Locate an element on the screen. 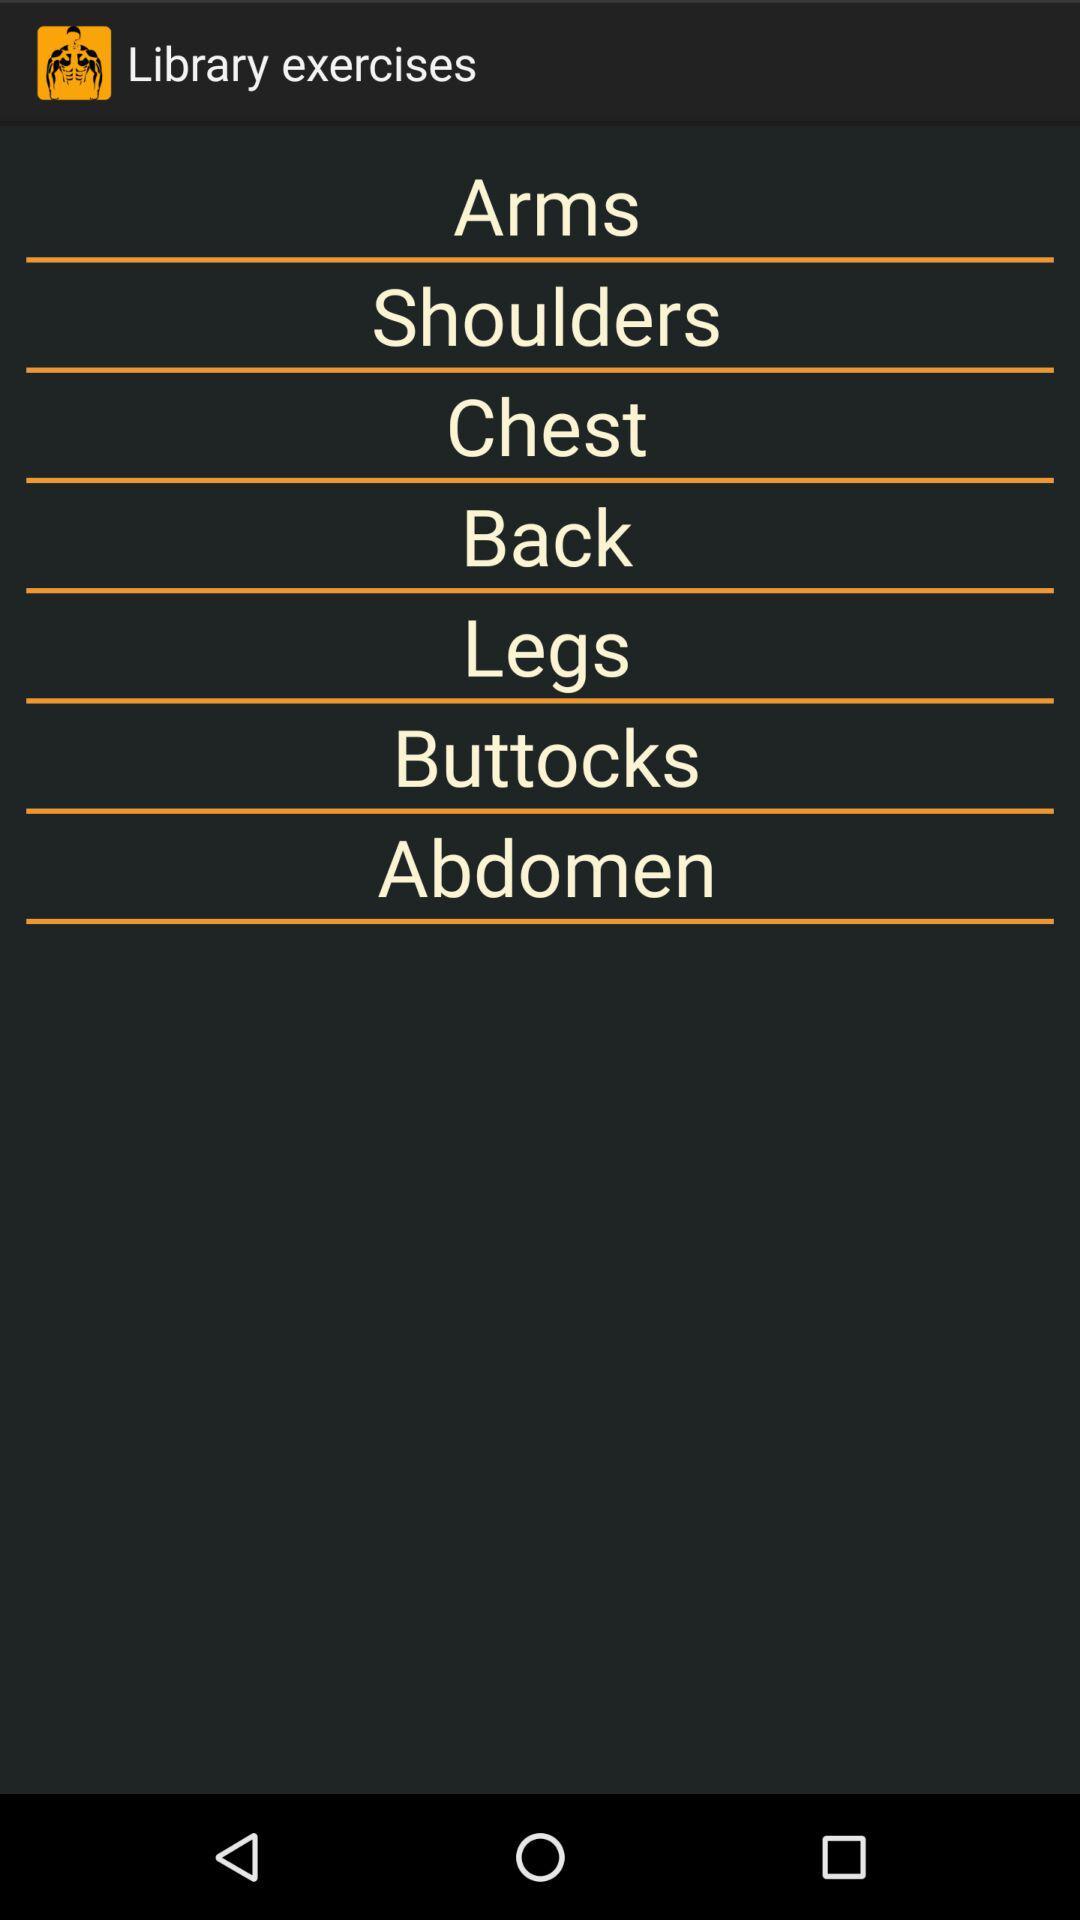  the abdomen icon is located at coordinates (540, 866).